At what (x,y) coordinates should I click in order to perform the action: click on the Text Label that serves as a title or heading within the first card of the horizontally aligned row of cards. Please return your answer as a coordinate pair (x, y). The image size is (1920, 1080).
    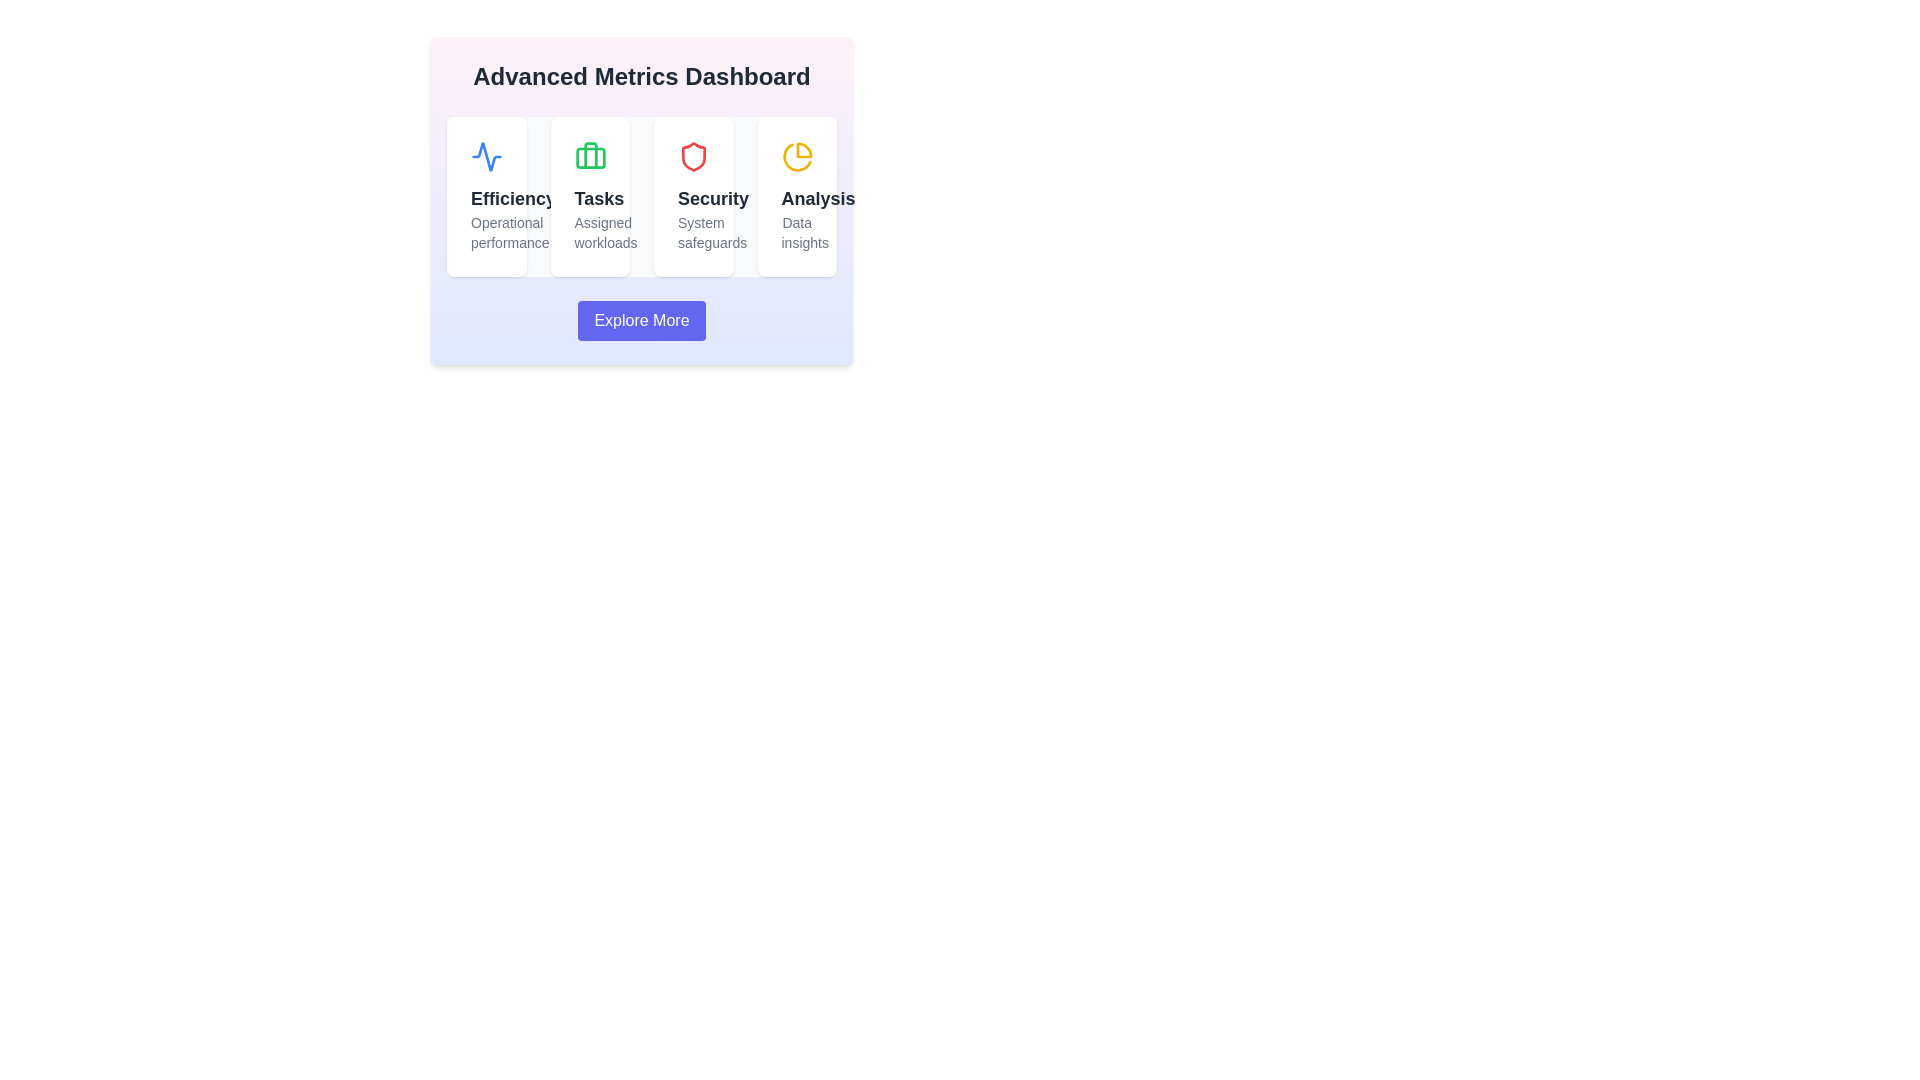
    Looking at the image, I should click on (486, 199).